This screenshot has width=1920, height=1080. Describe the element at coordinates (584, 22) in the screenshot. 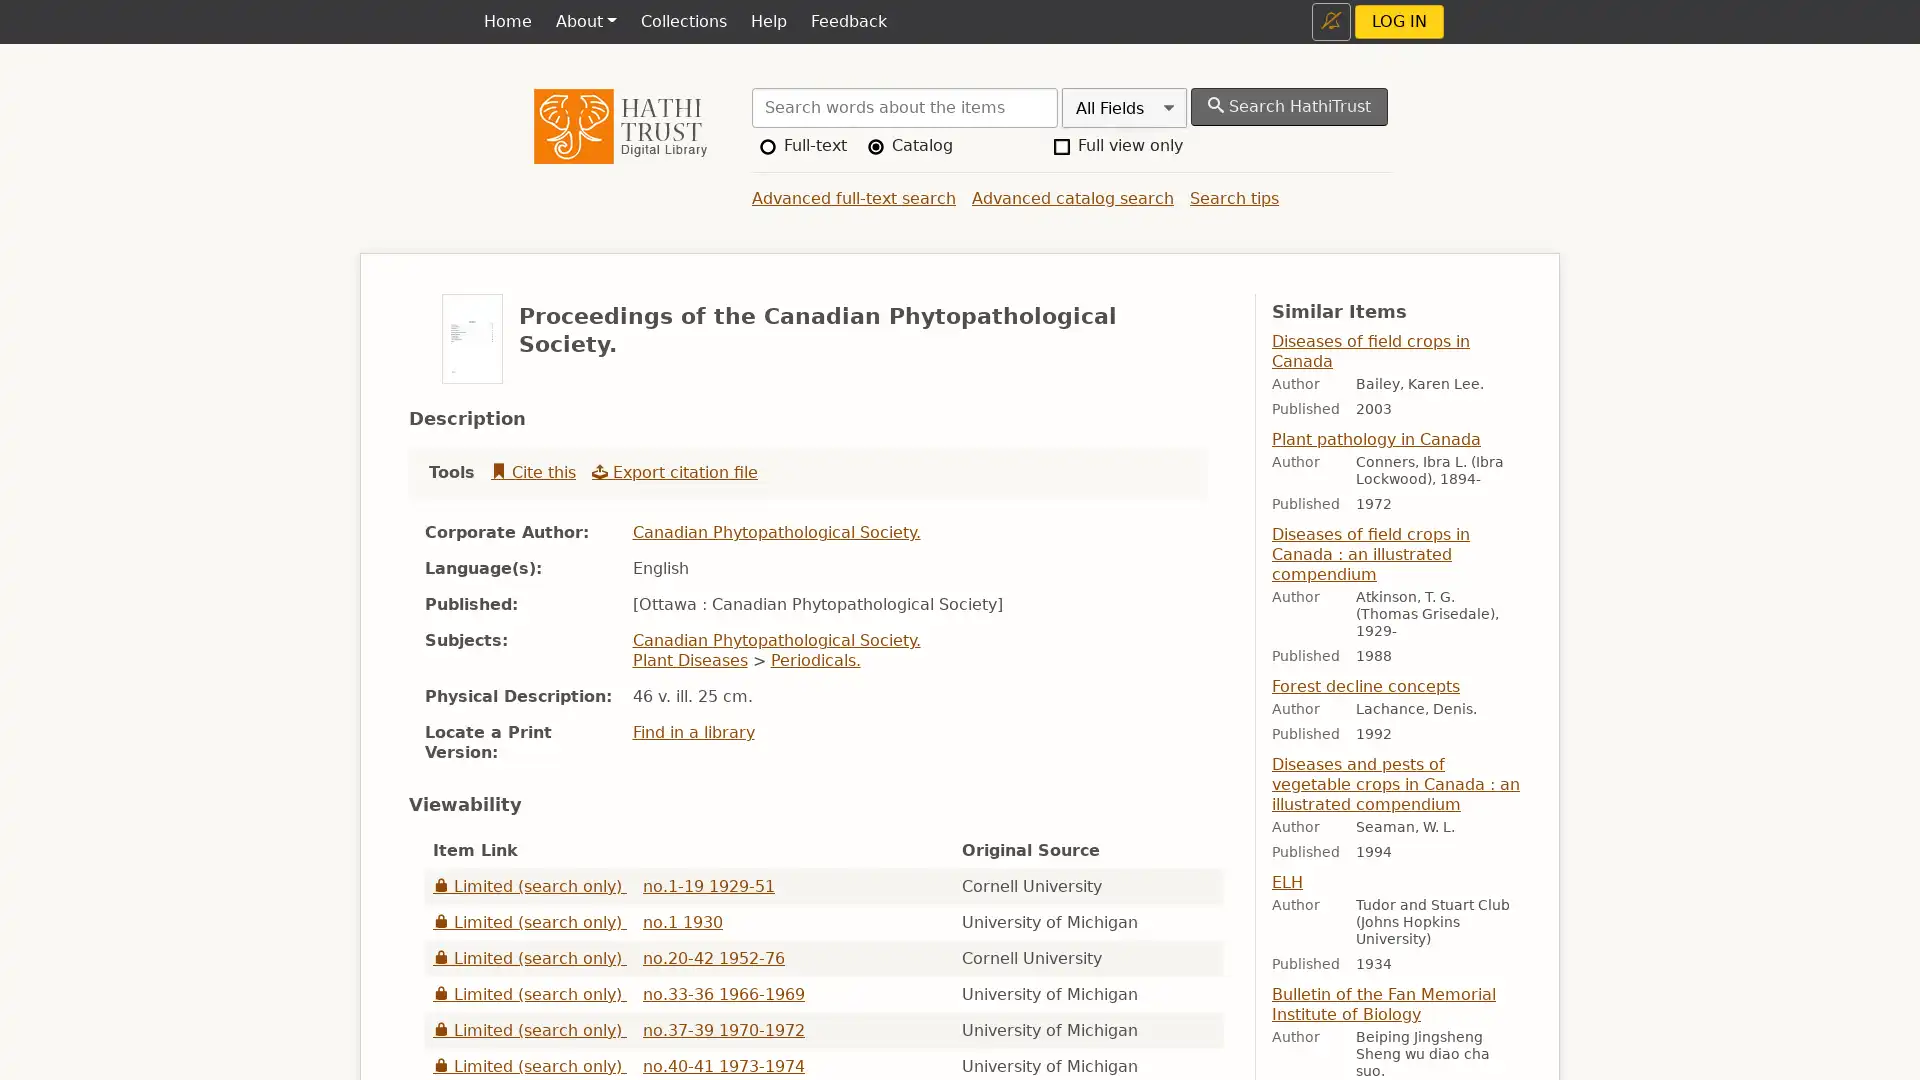

I see `About` at that location.